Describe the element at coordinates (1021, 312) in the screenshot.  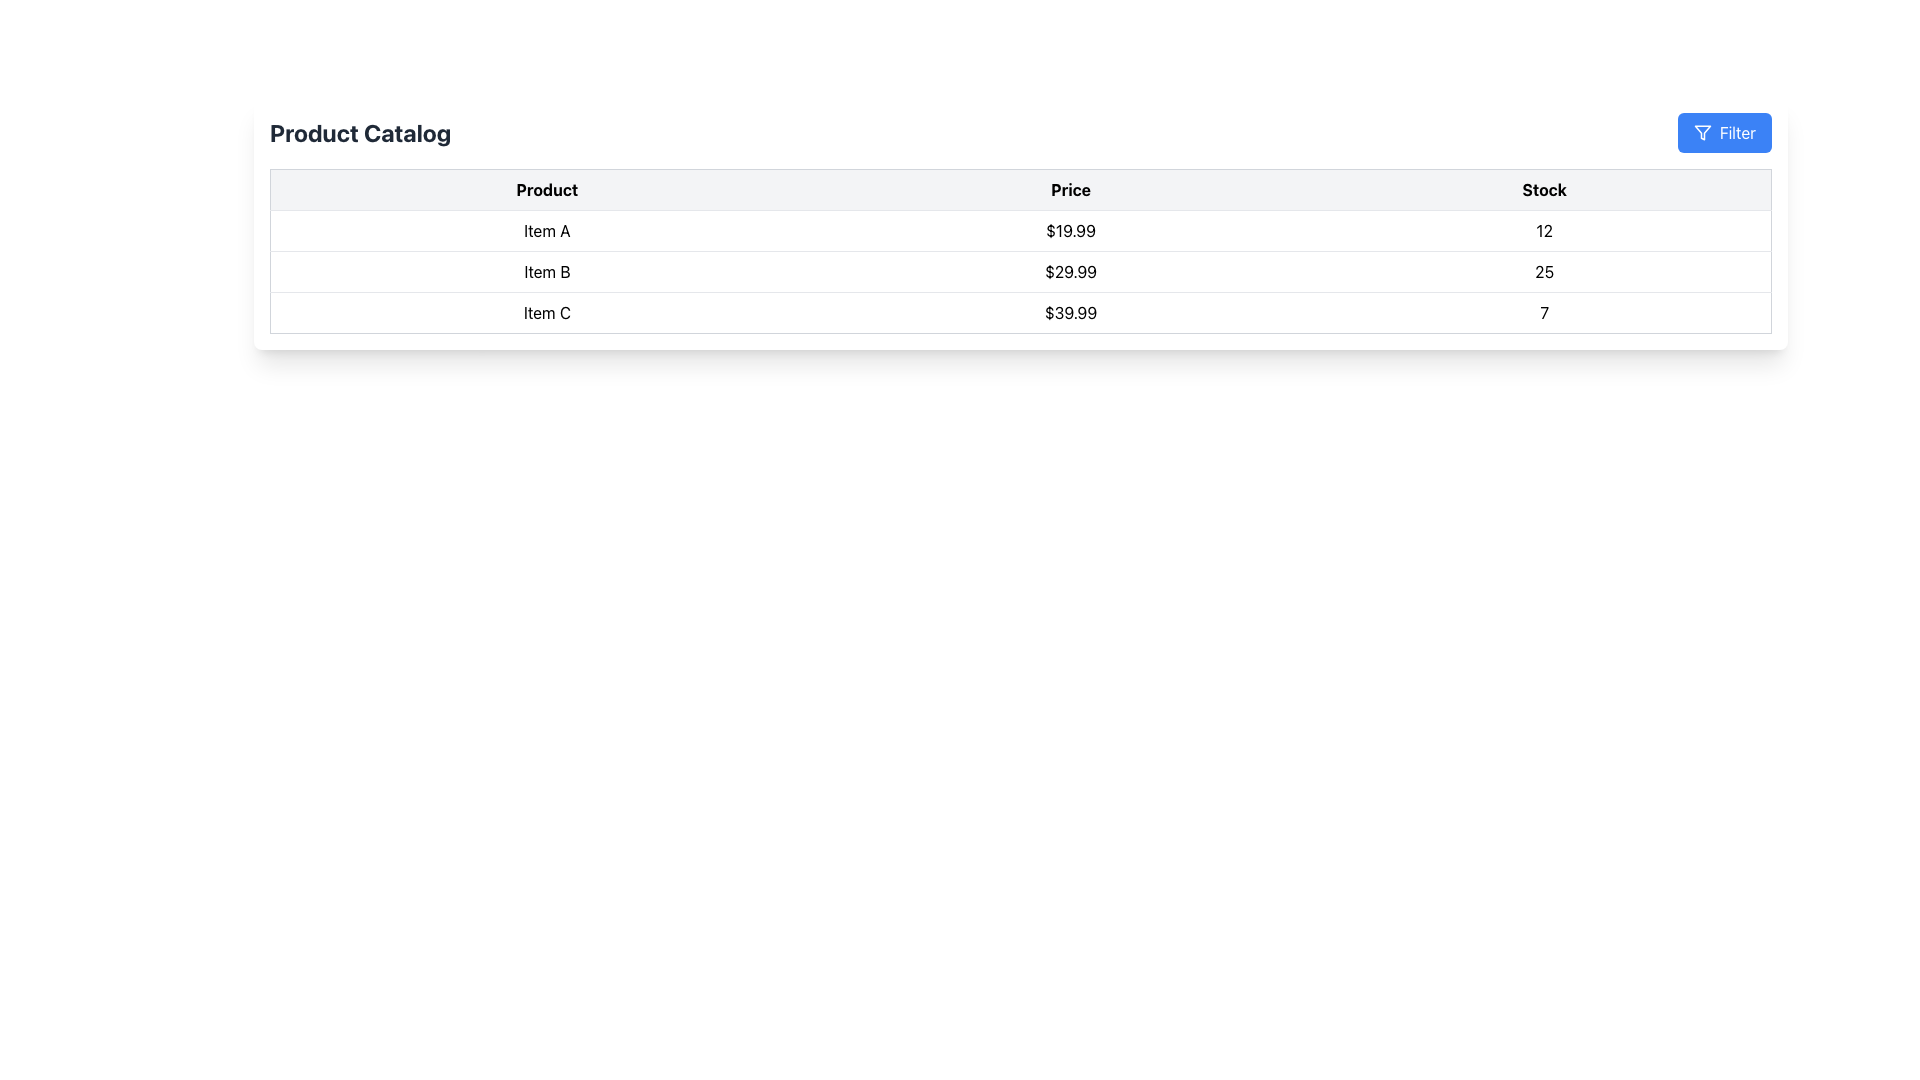
I see `the details of the tabular row displaying 'Item C' with price '$39.99' and stock '7', located in the third row of the table` at that location.